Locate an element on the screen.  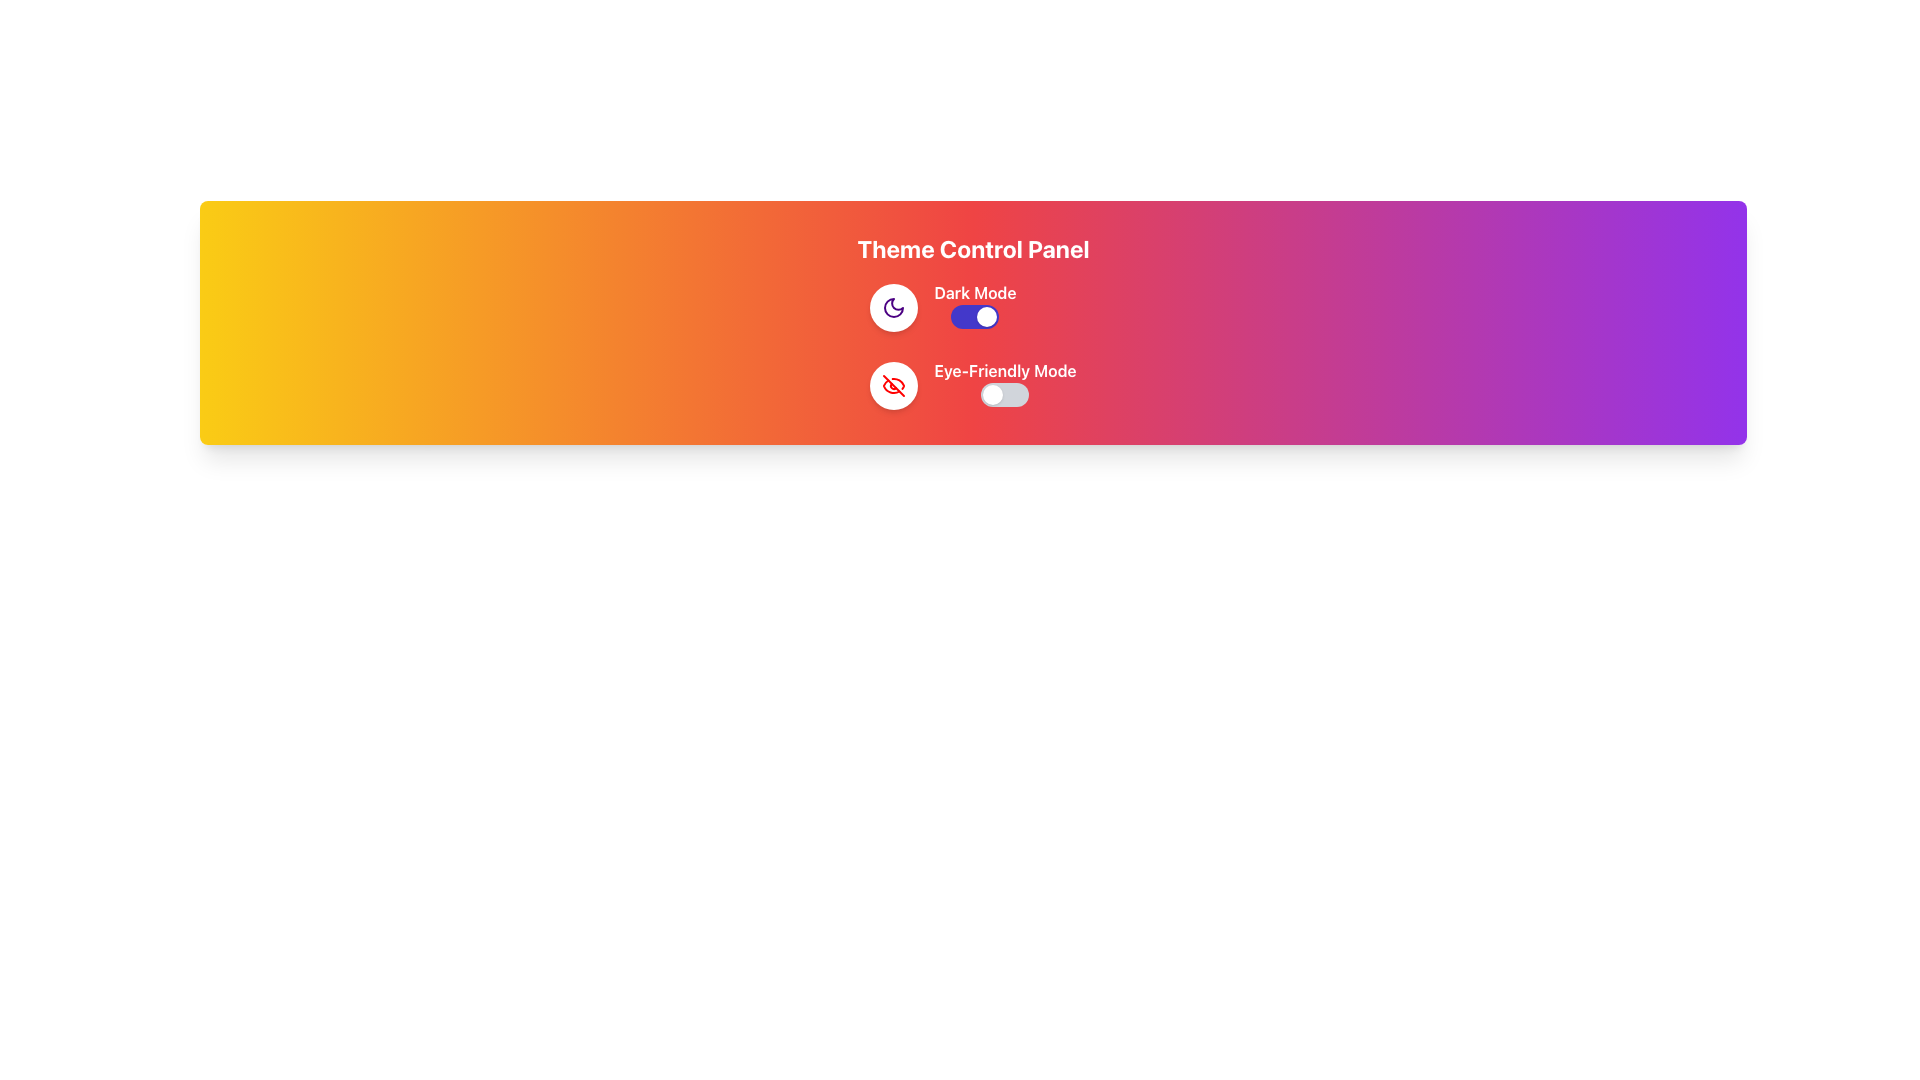
the white knob of the active toggle switch for the 'Dark Mode' feature is located at coordinates (975, 315).